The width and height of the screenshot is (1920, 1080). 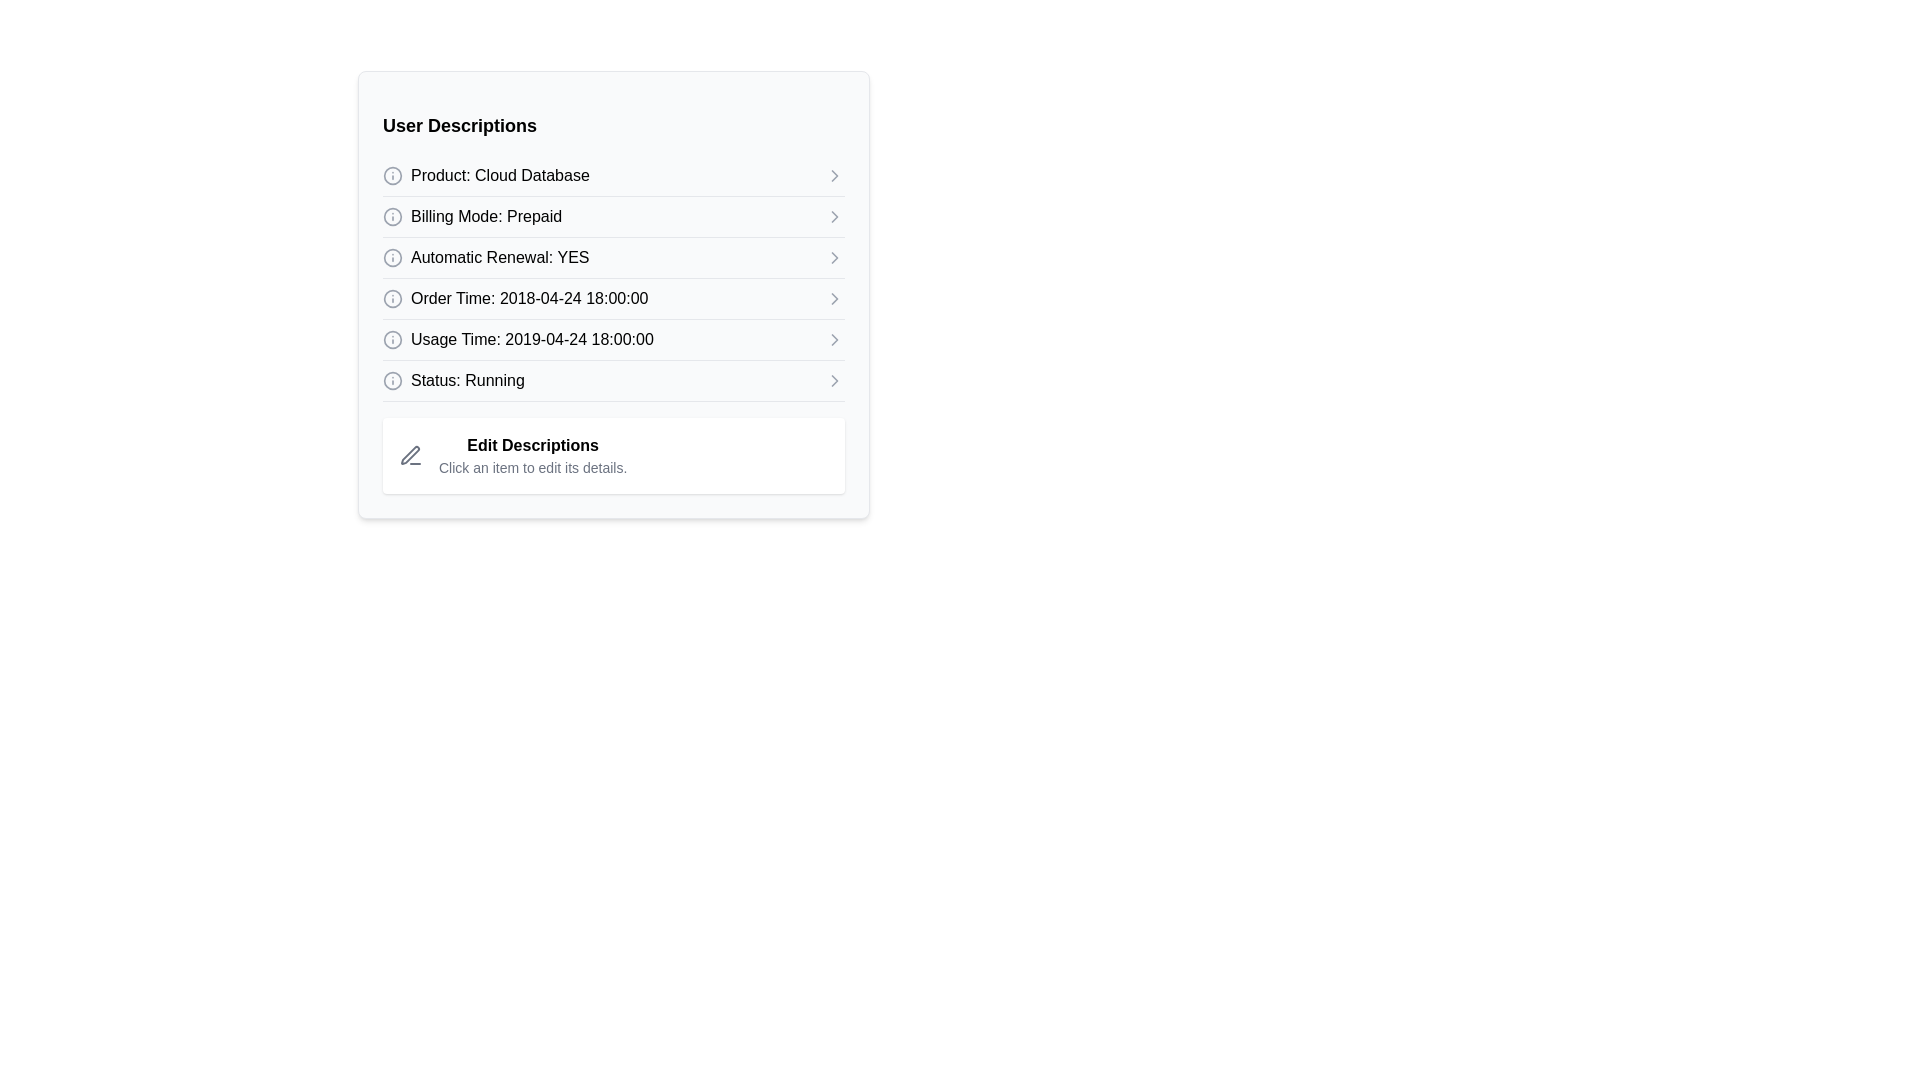 What do you see at coordinates (613, 339) in the screenshot?
I see `the fifth list item that provides information regarding the usage time of a service` at bounding box center [613, 339].